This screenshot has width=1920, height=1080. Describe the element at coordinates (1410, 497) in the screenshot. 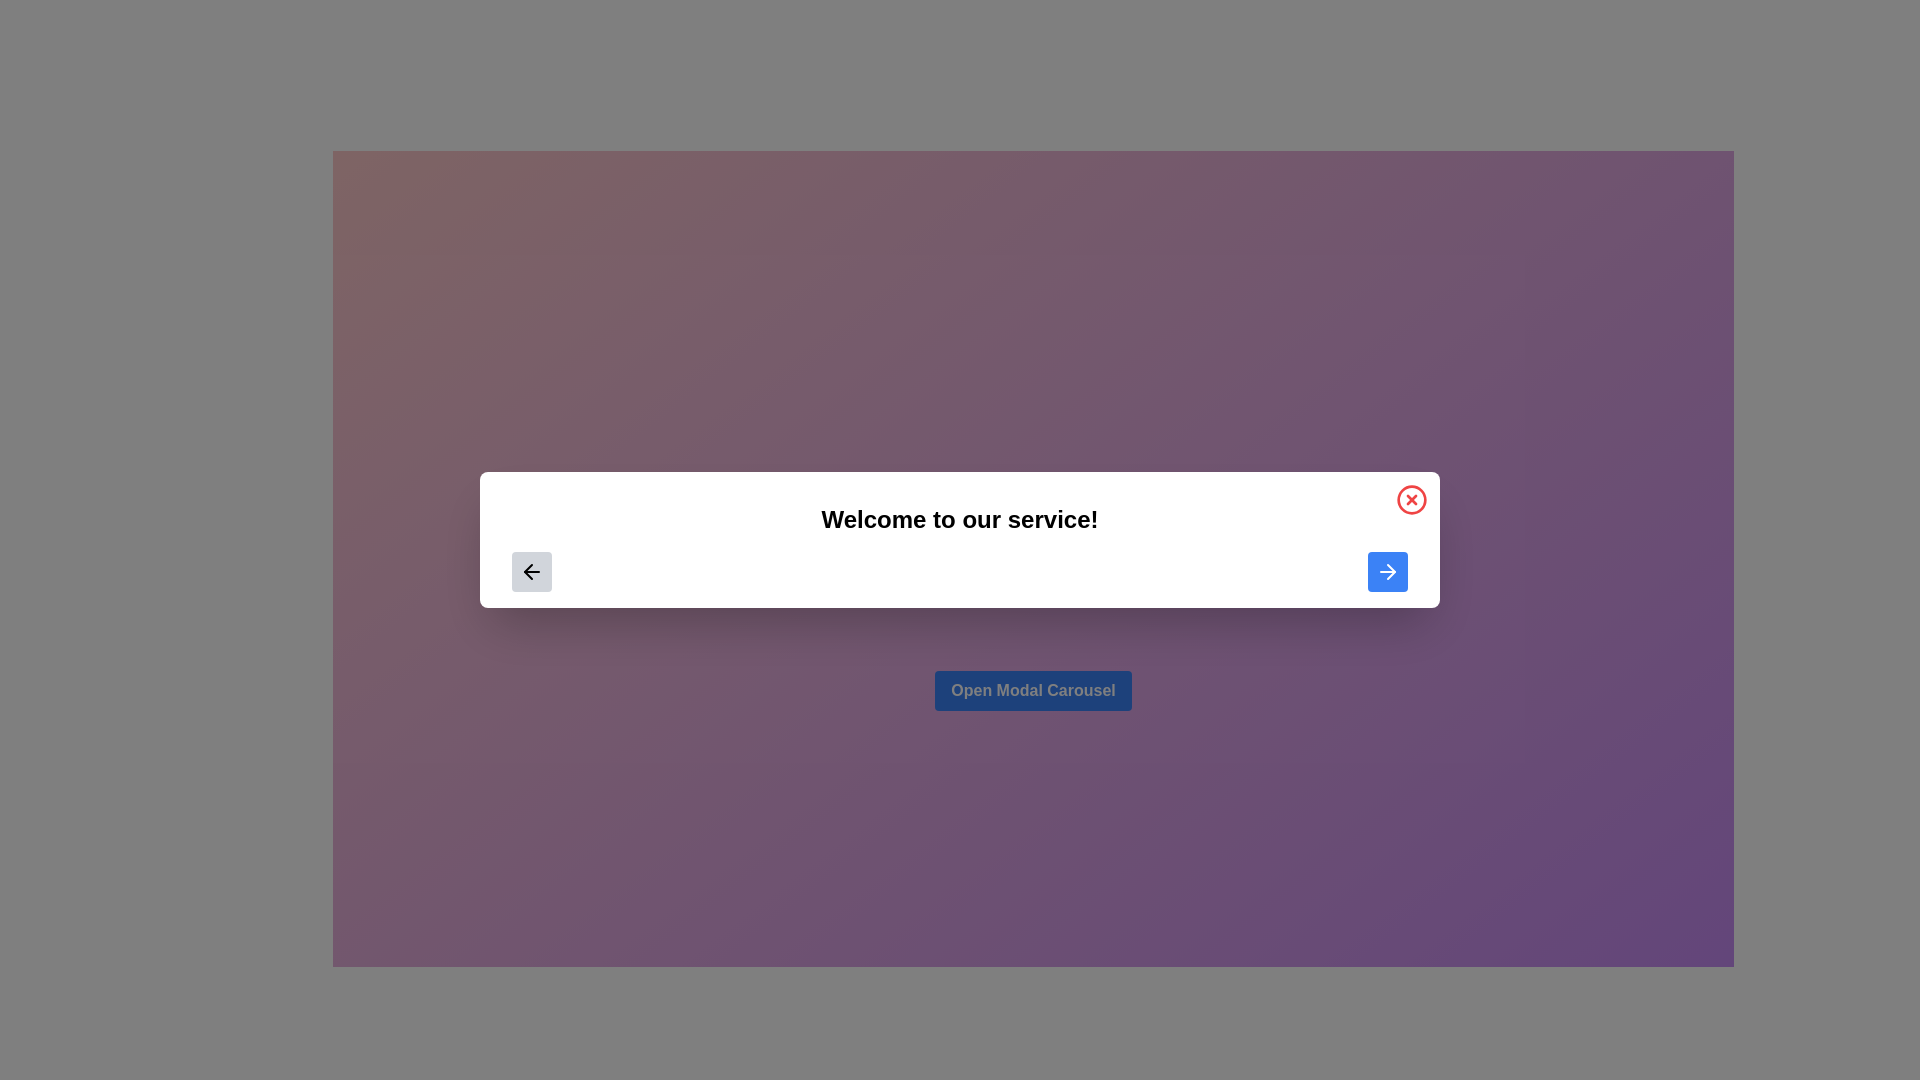

I see `the circular element of the close button in the top-right corner of the modal dialog, which is part of an SVG graphic` at that location.